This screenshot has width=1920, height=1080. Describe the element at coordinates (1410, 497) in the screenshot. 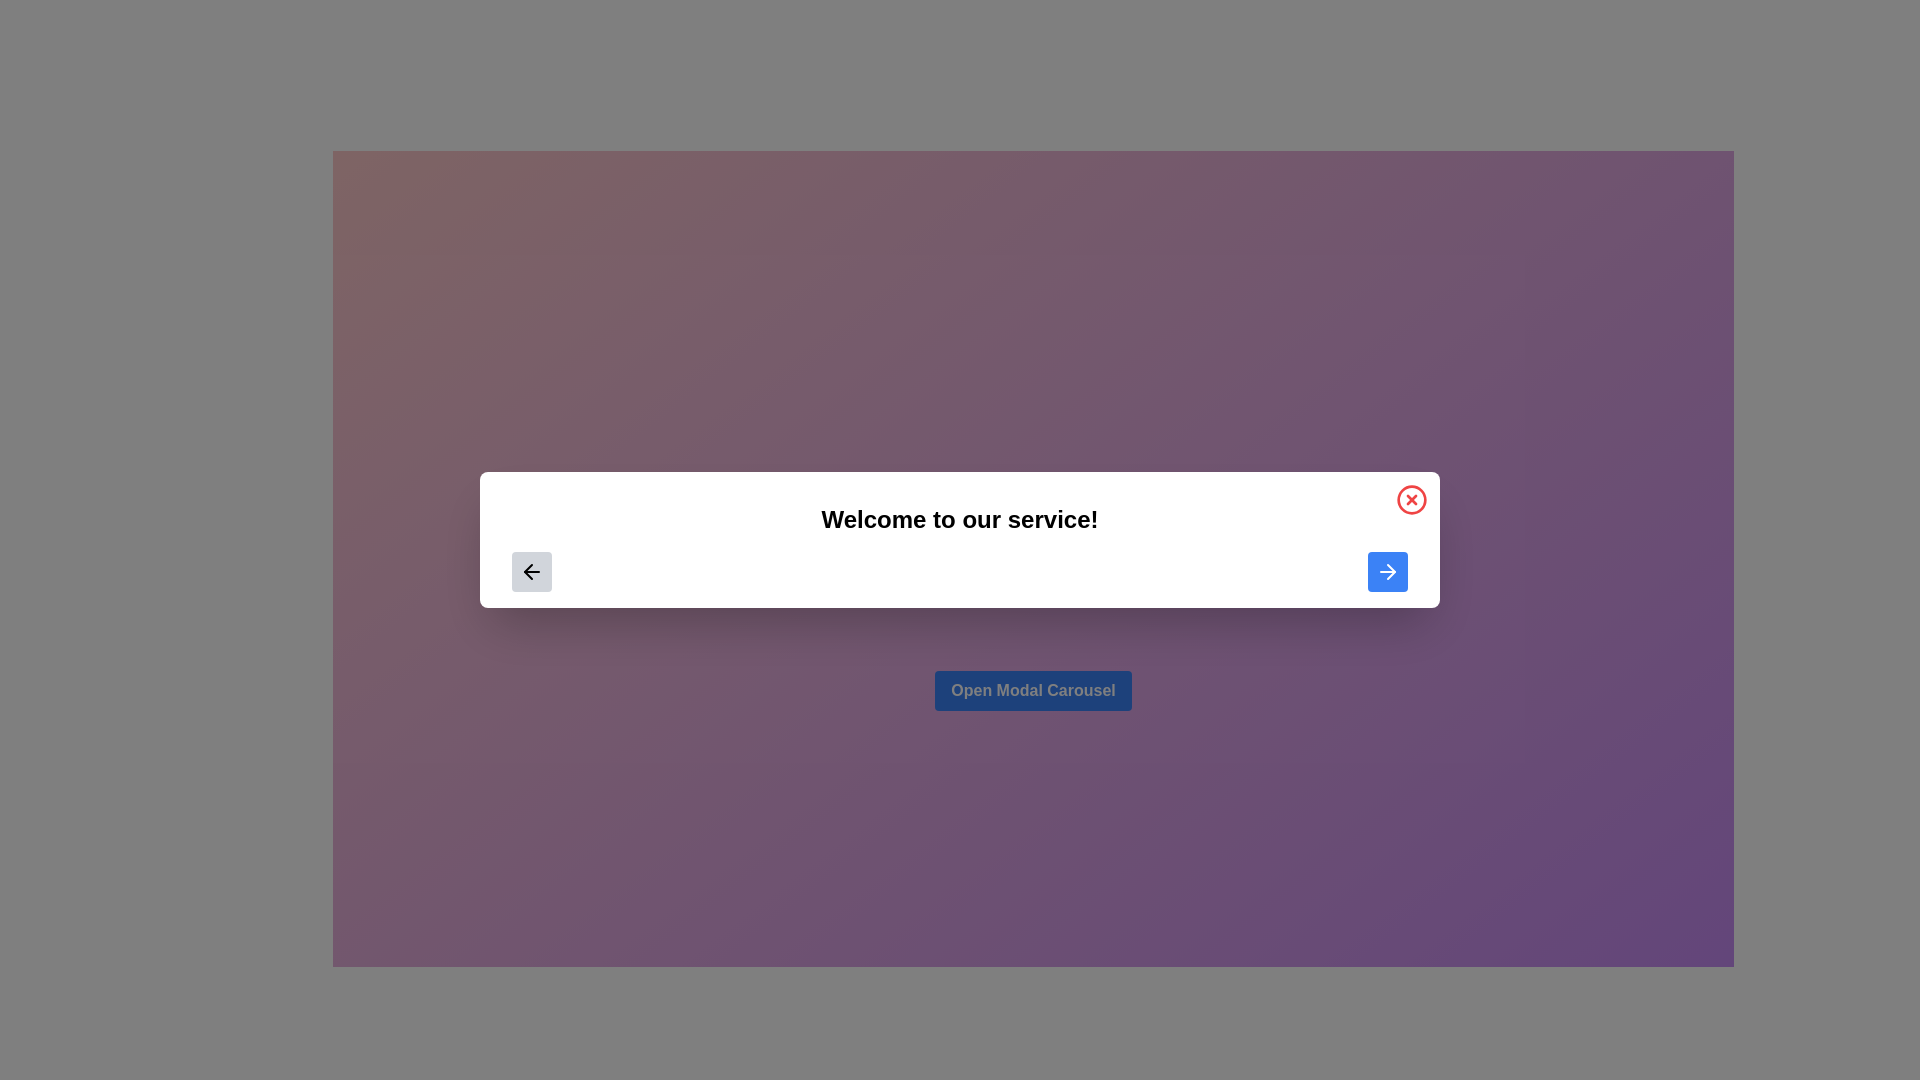

I see `the circular element of the close button in the top-right corner of the modal dialog, which is part of an SVG graphic` at that location.